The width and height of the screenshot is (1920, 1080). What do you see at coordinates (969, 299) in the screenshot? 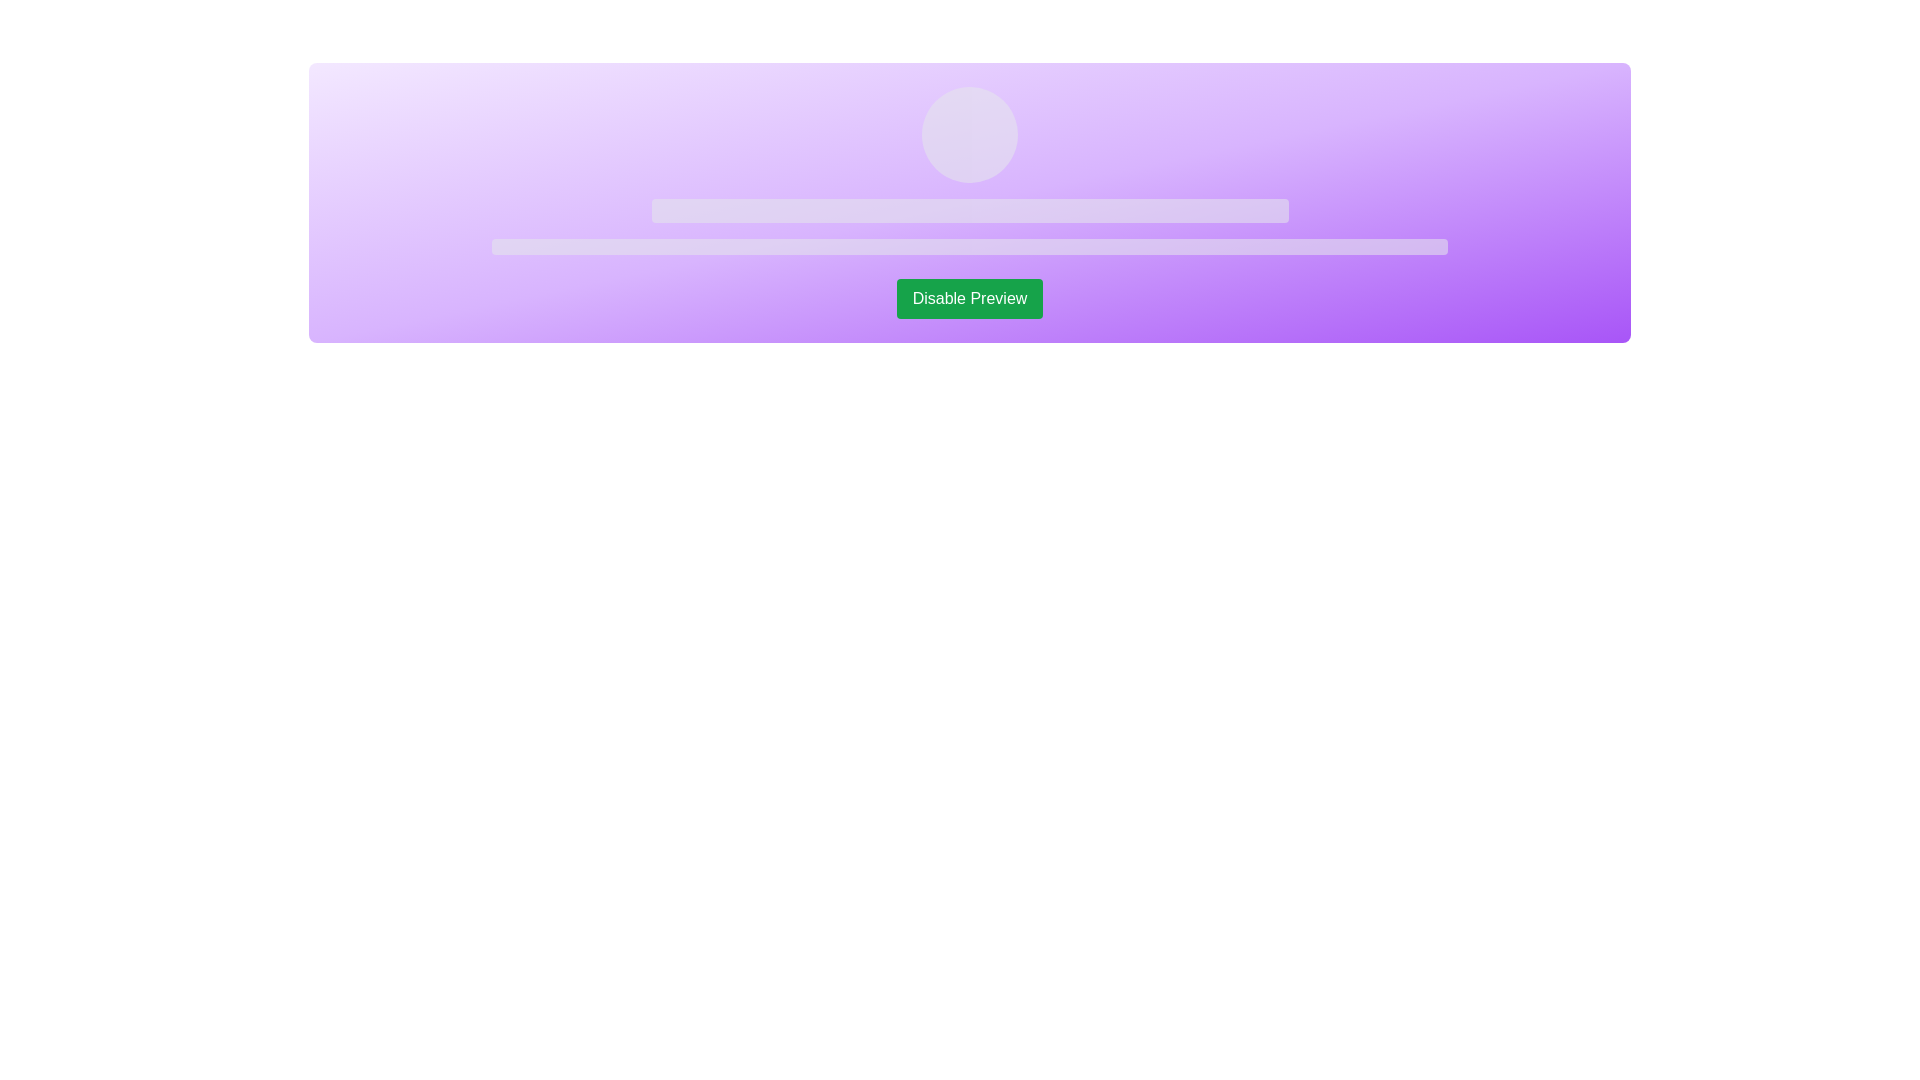
I see `the button located in the lower section of the purple gradient background` at bounding box center [969, 299].